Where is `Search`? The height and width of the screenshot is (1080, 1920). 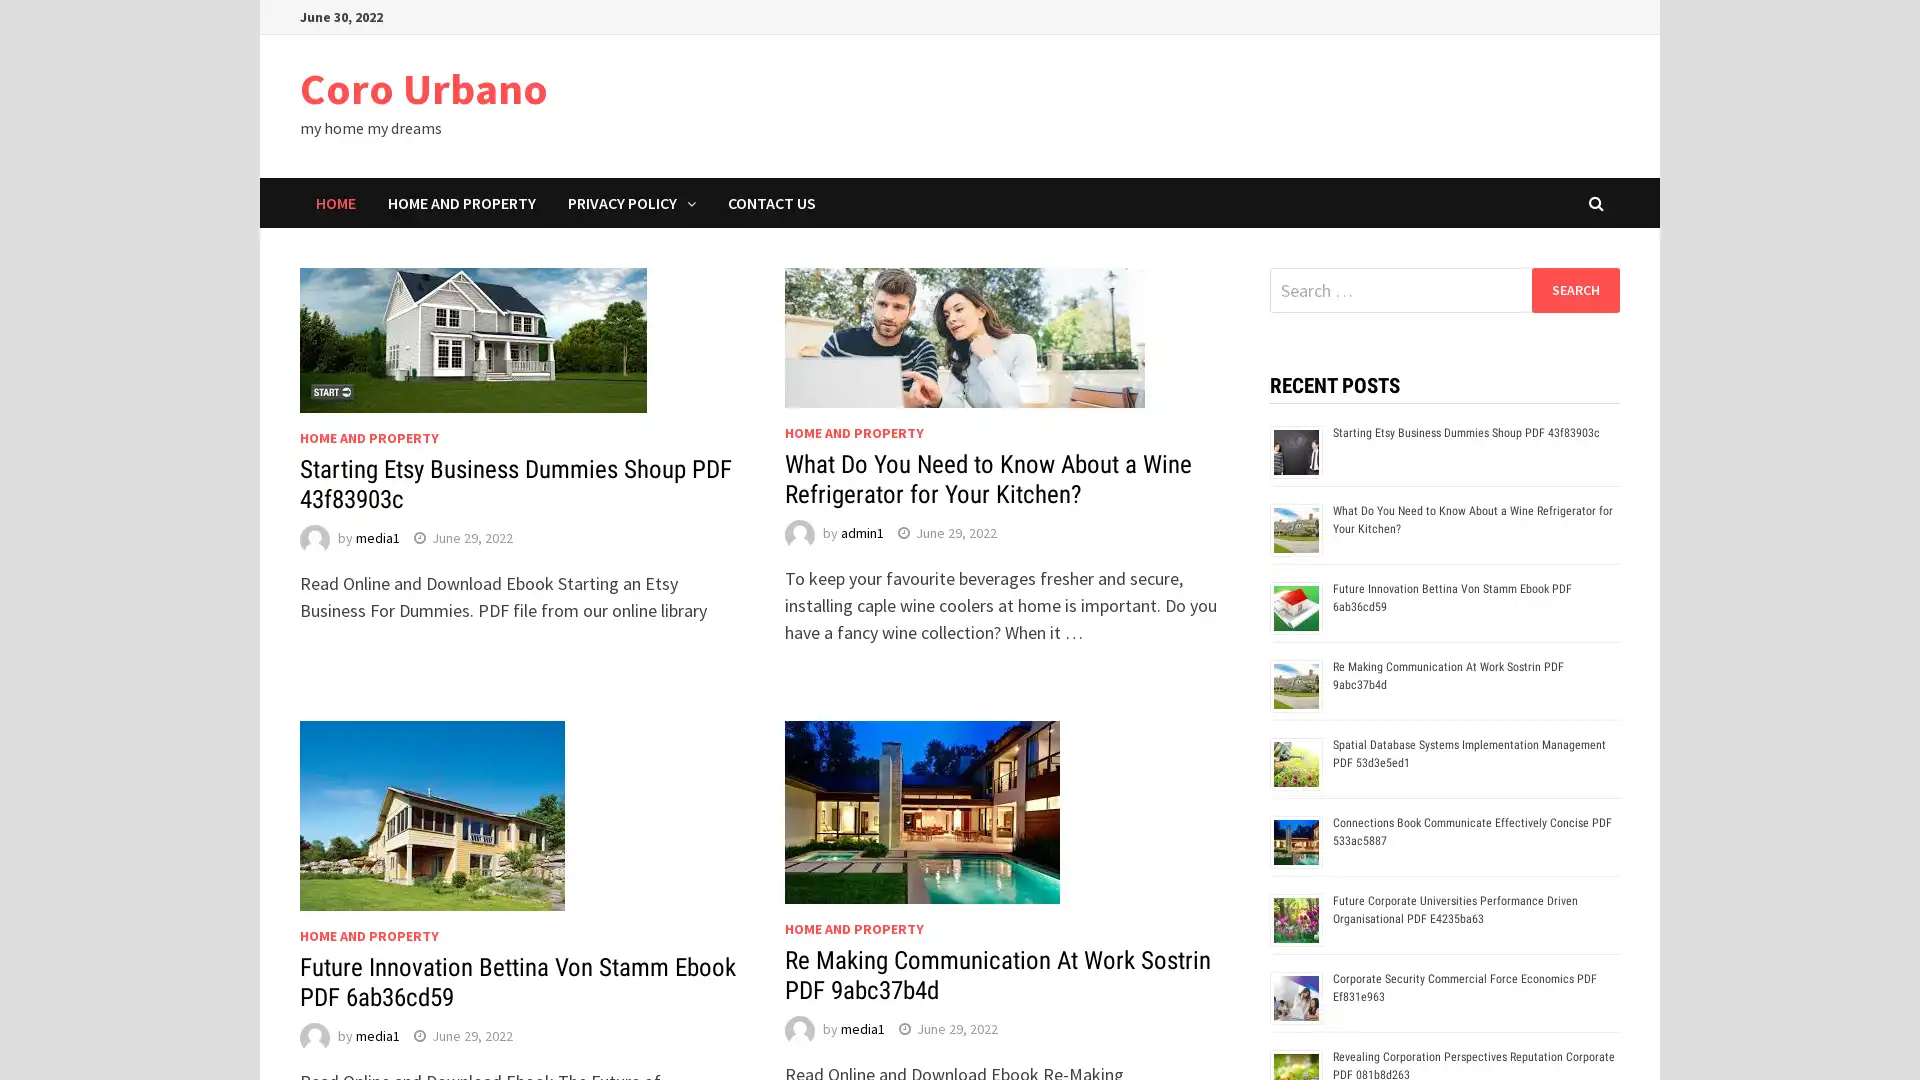
Search is located at coordinates (1574, 289).